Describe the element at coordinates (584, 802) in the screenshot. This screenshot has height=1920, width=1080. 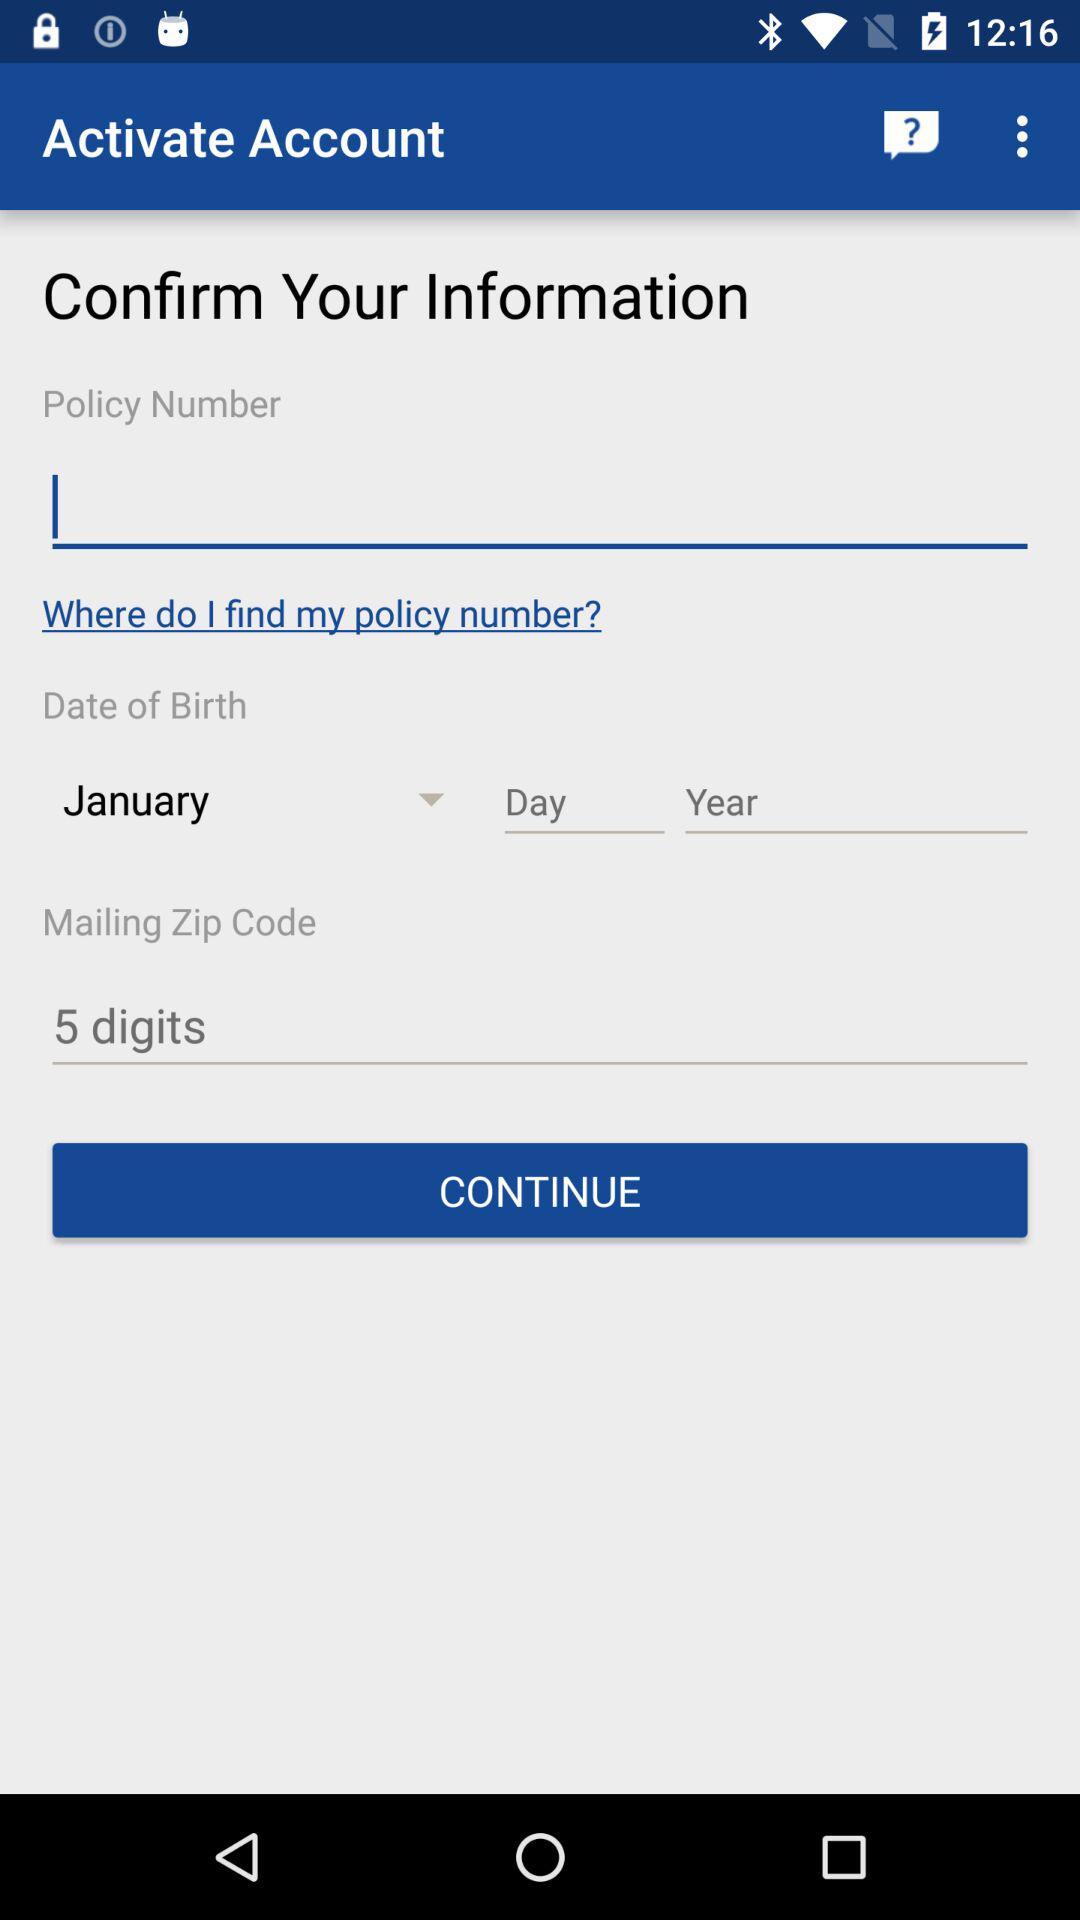
I see `day of birth` at that location.